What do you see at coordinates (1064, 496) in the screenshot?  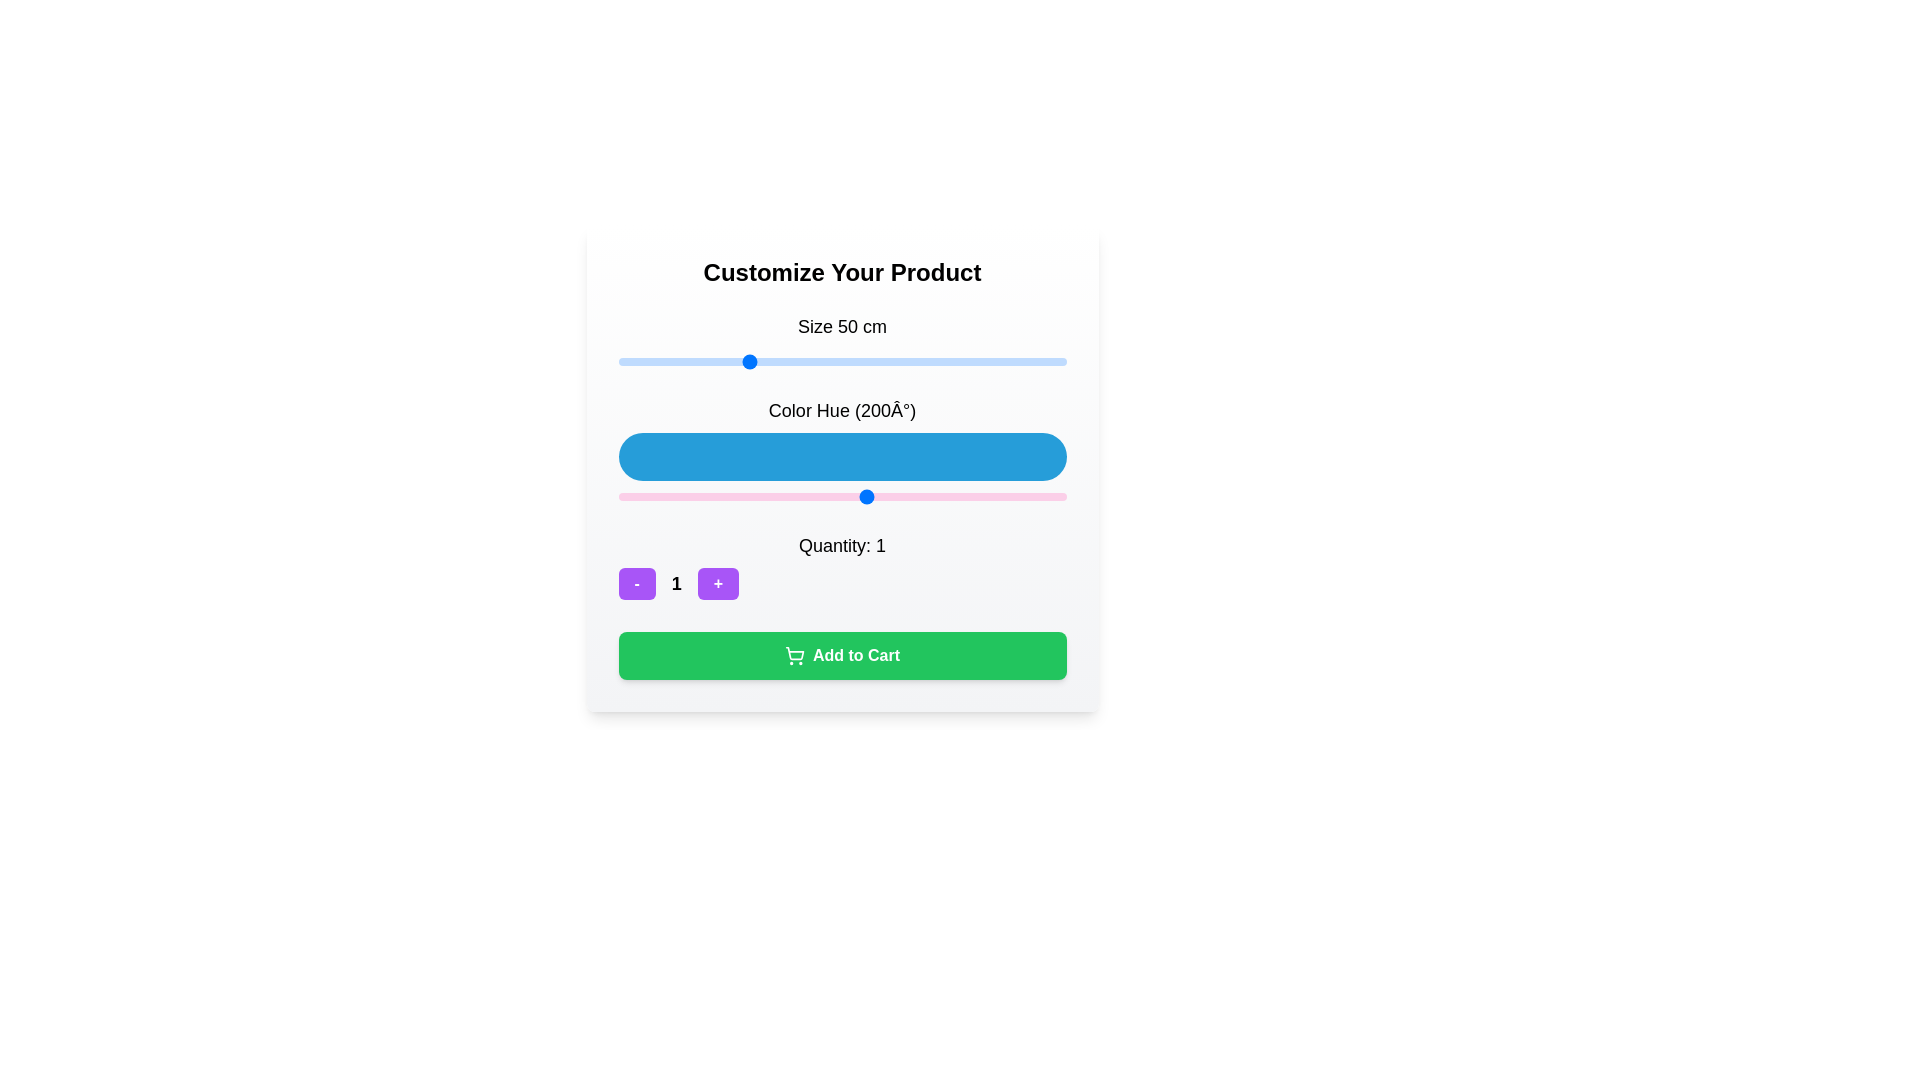 I see `the color hue slider` at bounding box center [1064, 496].